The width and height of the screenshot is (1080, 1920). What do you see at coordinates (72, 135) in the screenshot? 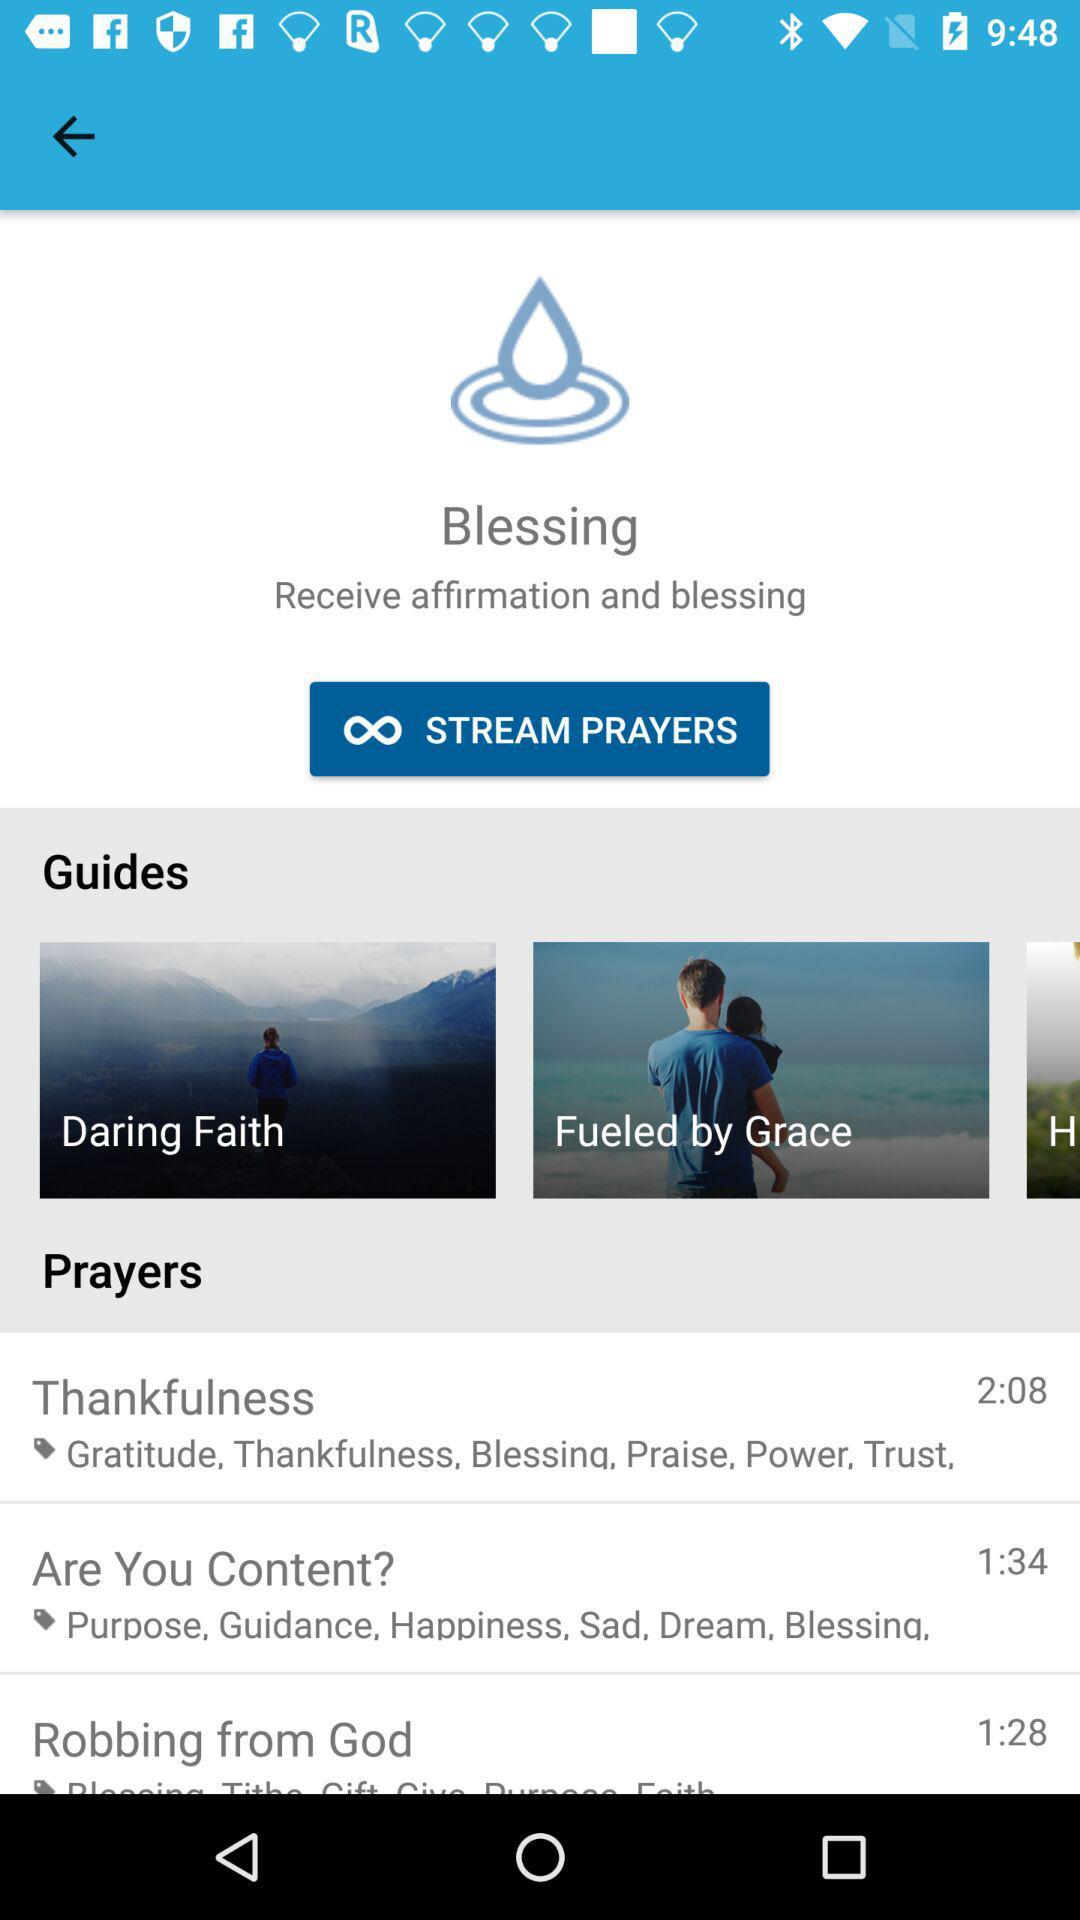
I see `the item at the top left corner` at bounding box center [72, 135].